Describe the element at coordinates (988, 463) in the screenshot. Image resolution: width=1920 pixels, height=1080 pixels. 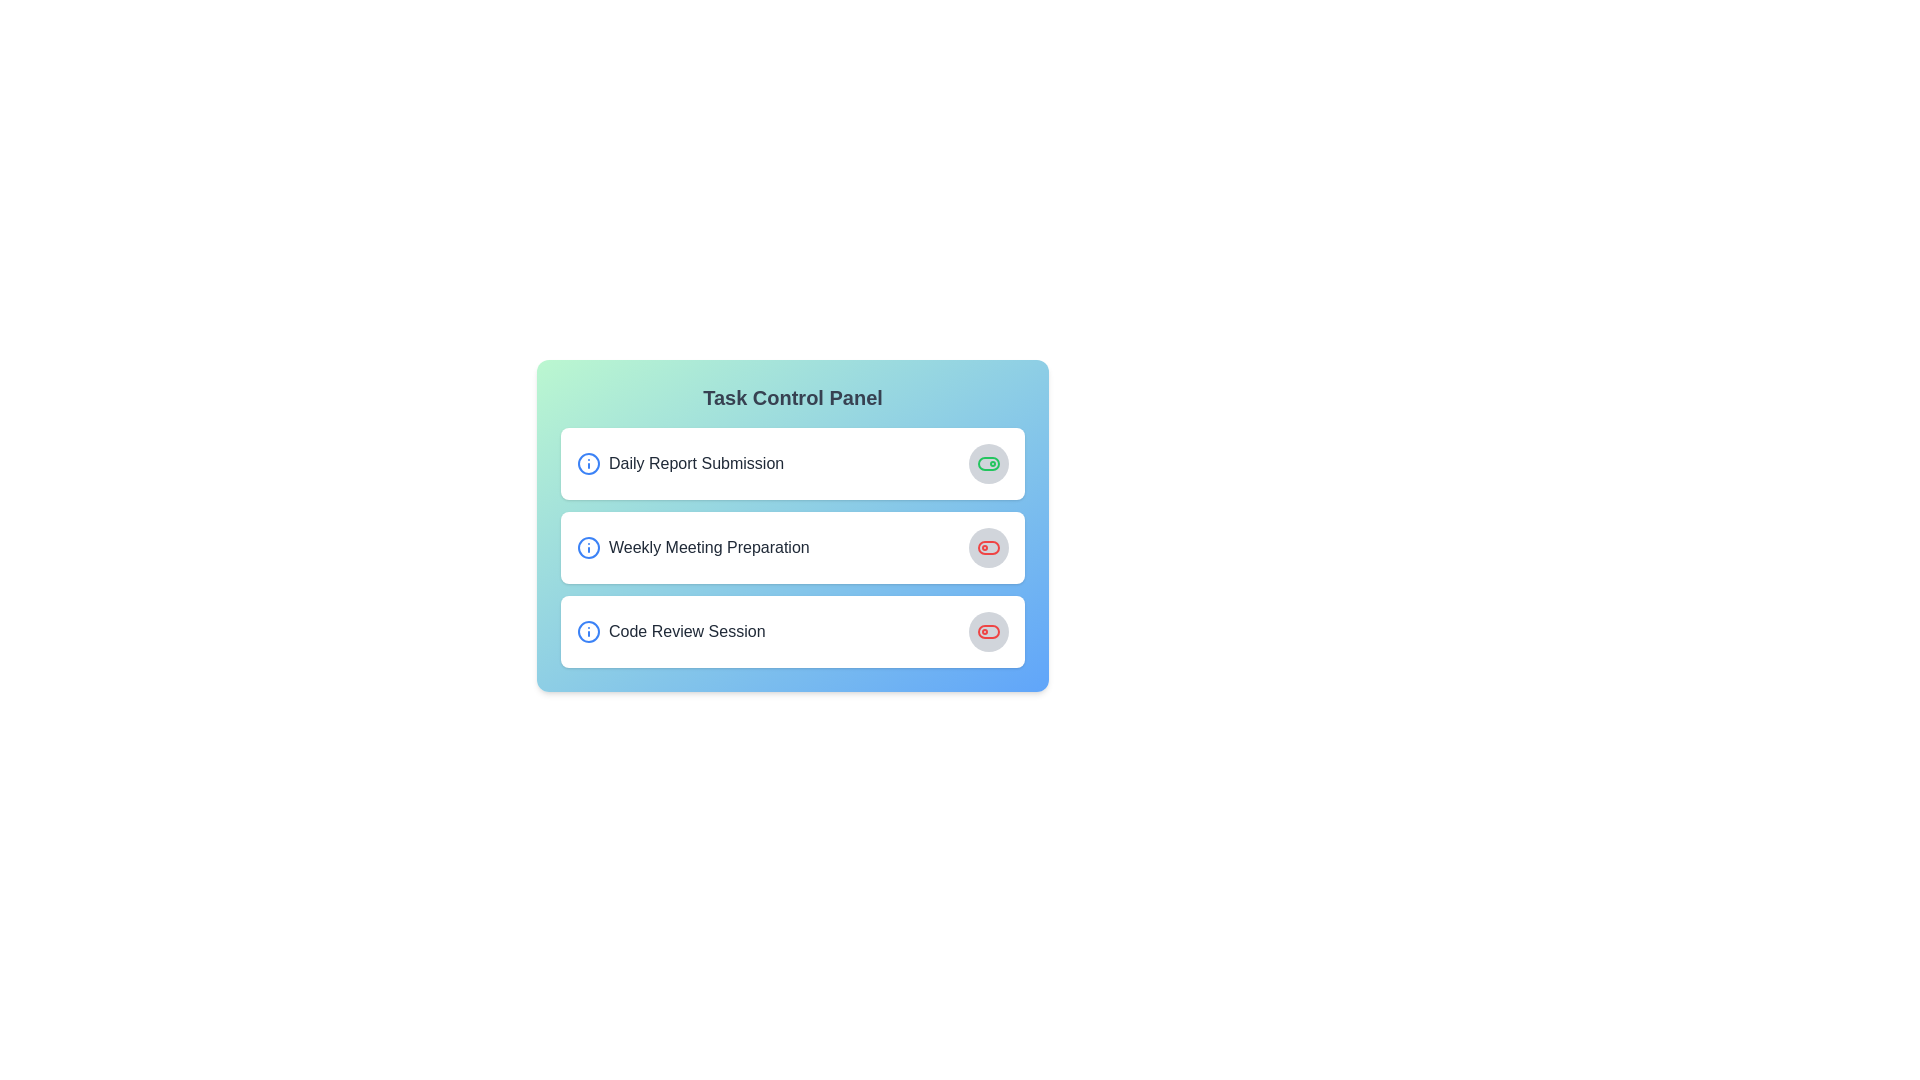
I see `the first toggle switch in the 'Task Control Panel'` at that location.